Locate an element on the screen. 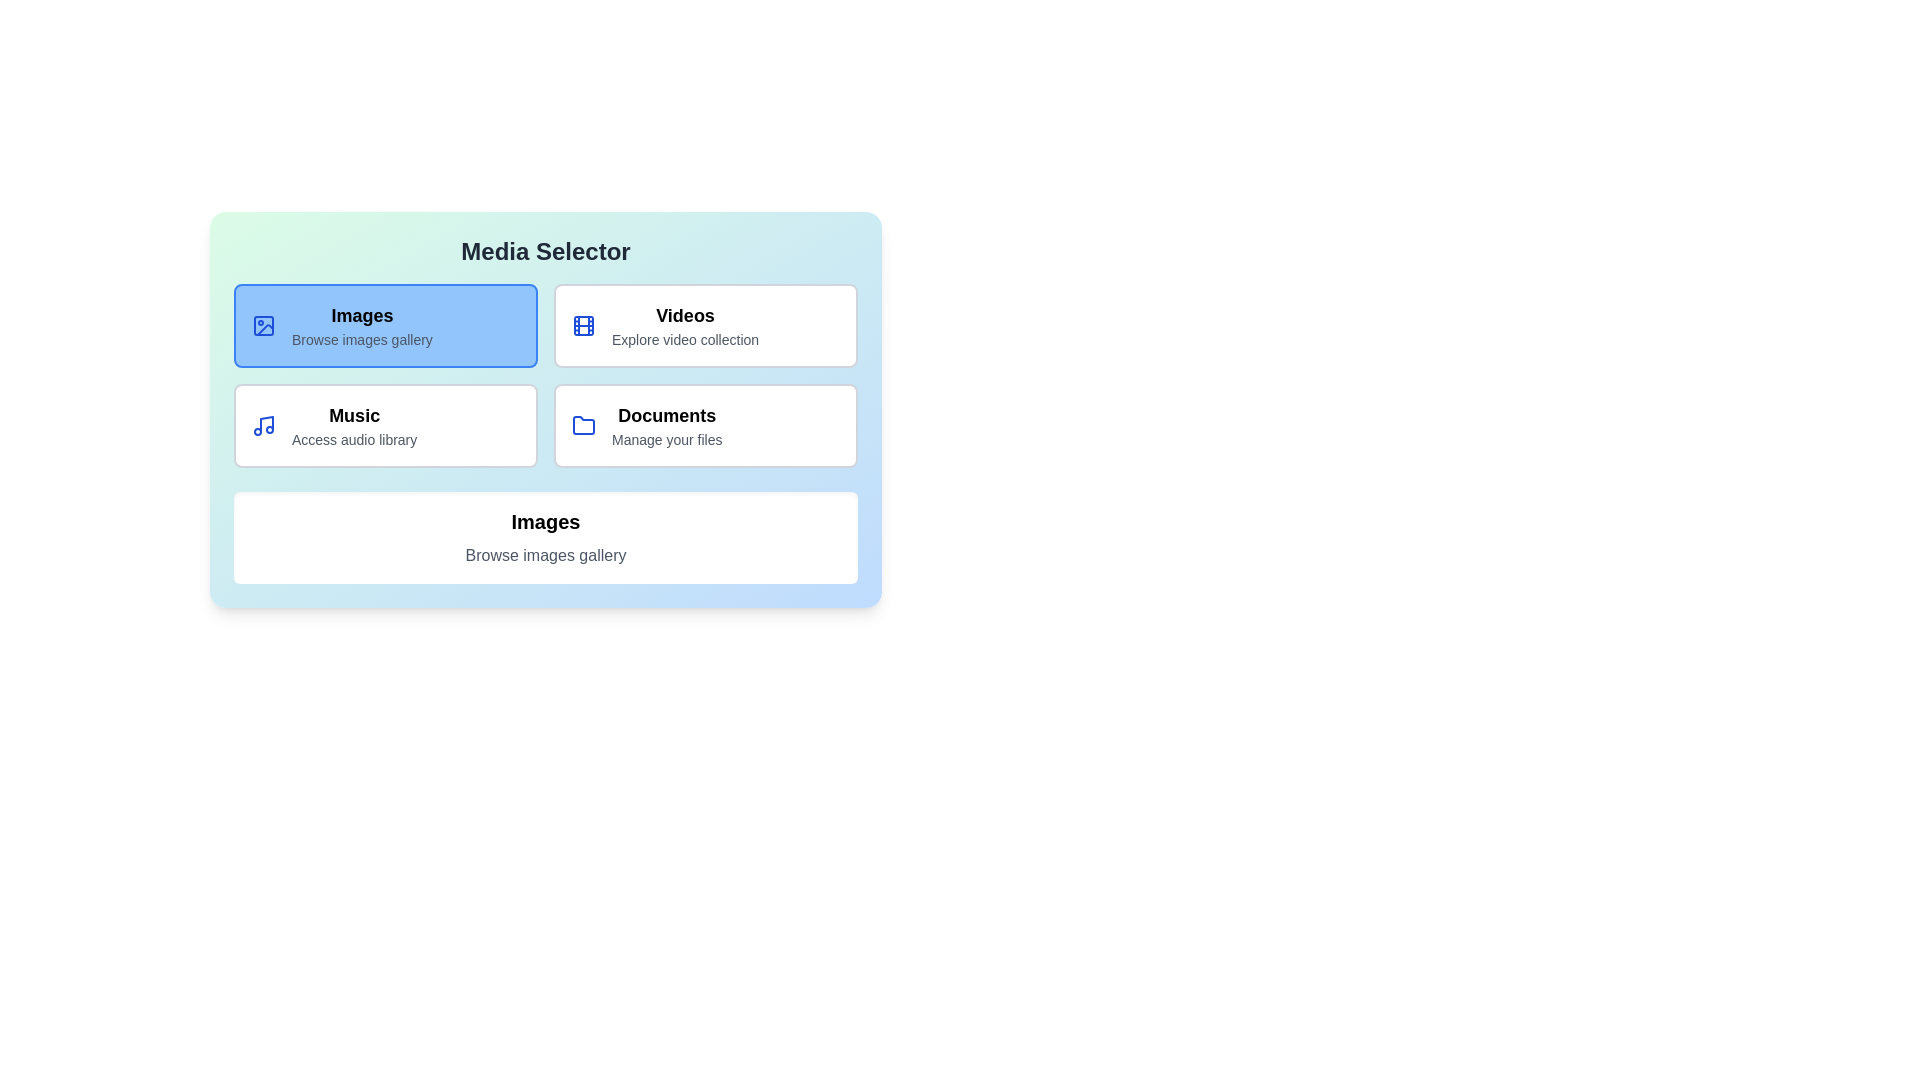 The height and width of the screenshot is (1080, 1920). the media card corresponding to Music is located at coordinates (385, 424).